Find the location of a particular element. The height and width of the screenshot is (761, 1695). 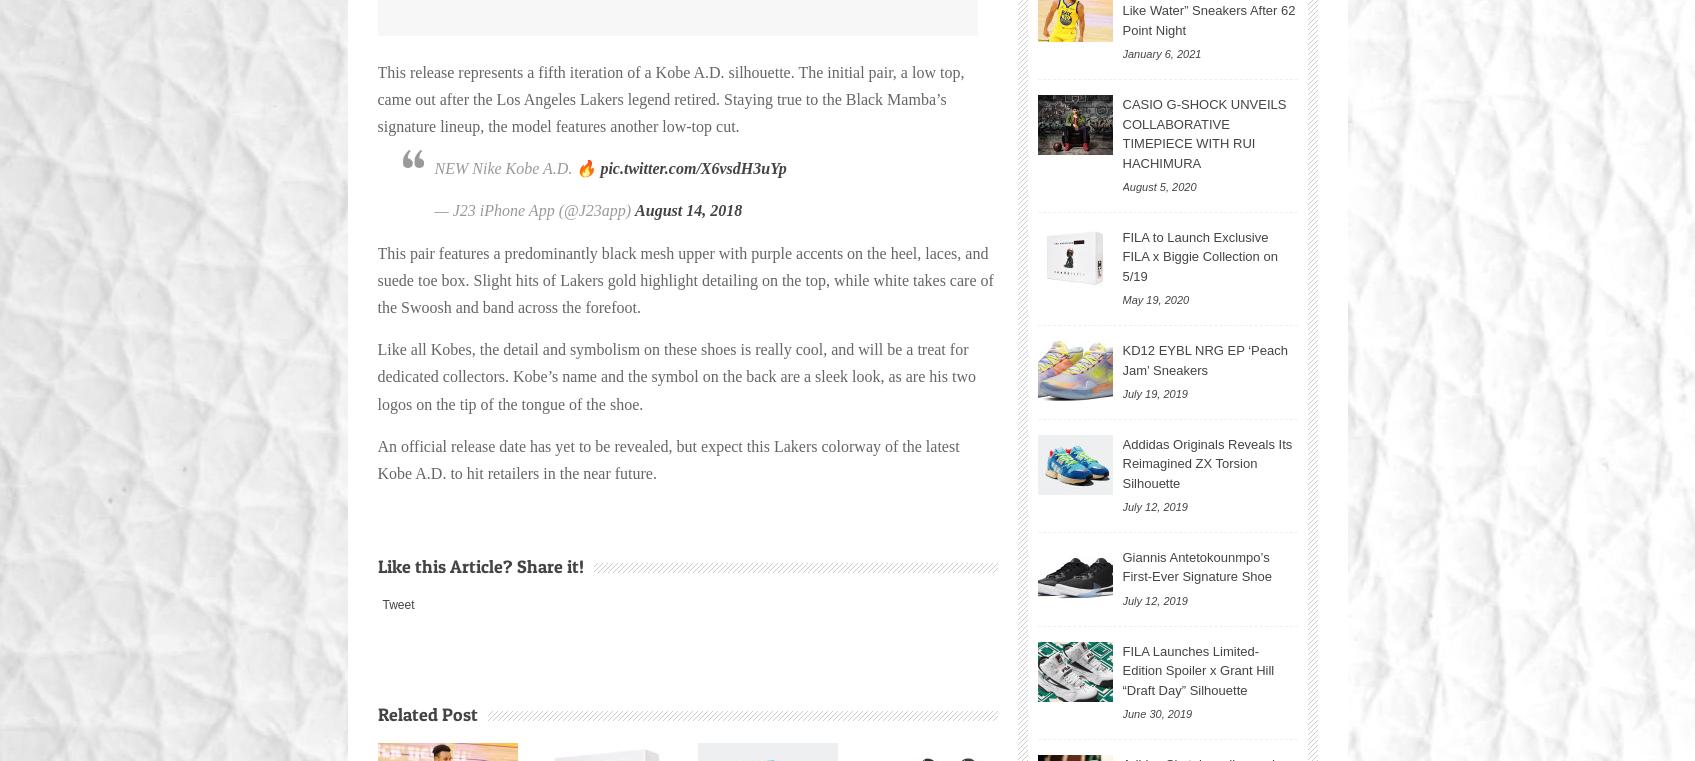

'— J23 iPhone App (@J23app)' is located at coordinates (534, 209).